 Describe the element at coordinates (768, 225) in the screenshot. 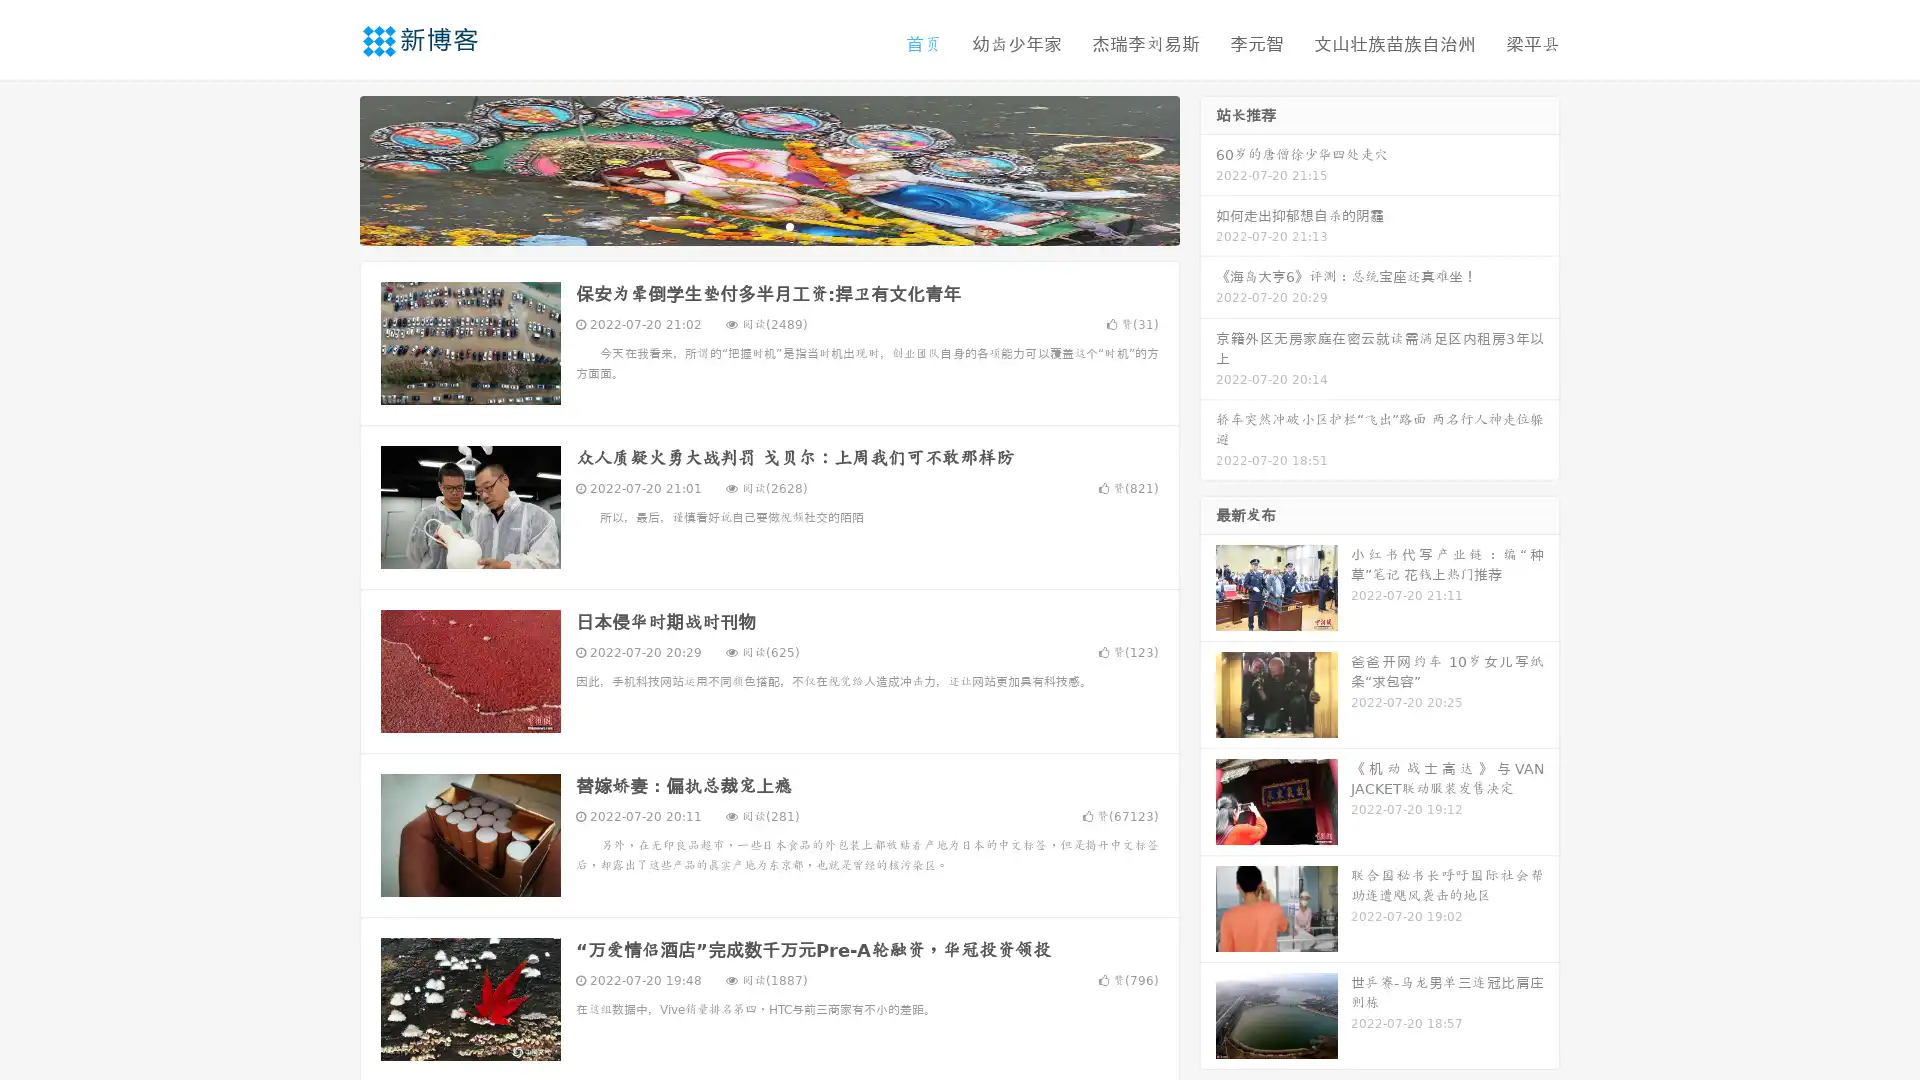

I see `Go to slide 2` at that location.